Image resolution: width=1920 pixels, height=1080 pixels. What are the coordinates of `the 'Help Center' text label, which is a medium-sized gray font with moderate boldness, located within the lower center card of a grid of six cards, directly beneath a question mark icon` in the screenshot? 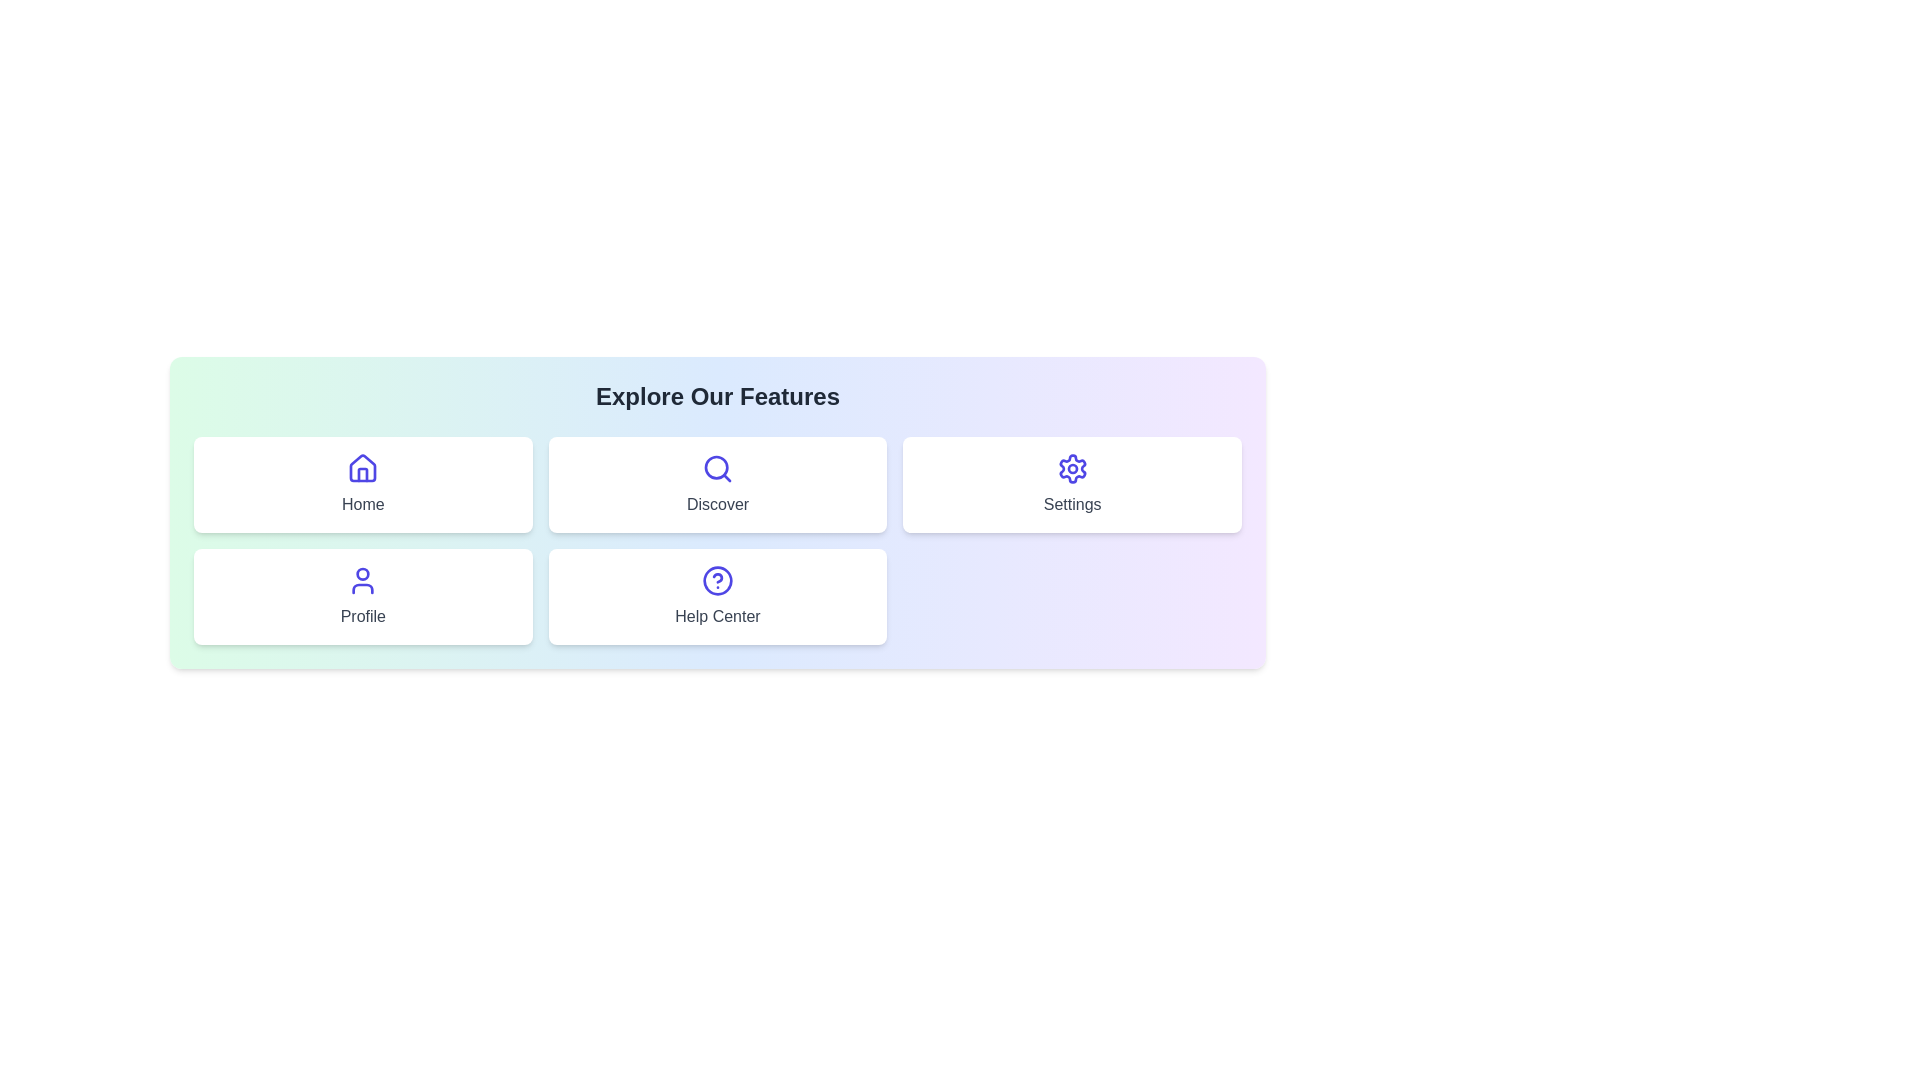 It's located at (717, 616).